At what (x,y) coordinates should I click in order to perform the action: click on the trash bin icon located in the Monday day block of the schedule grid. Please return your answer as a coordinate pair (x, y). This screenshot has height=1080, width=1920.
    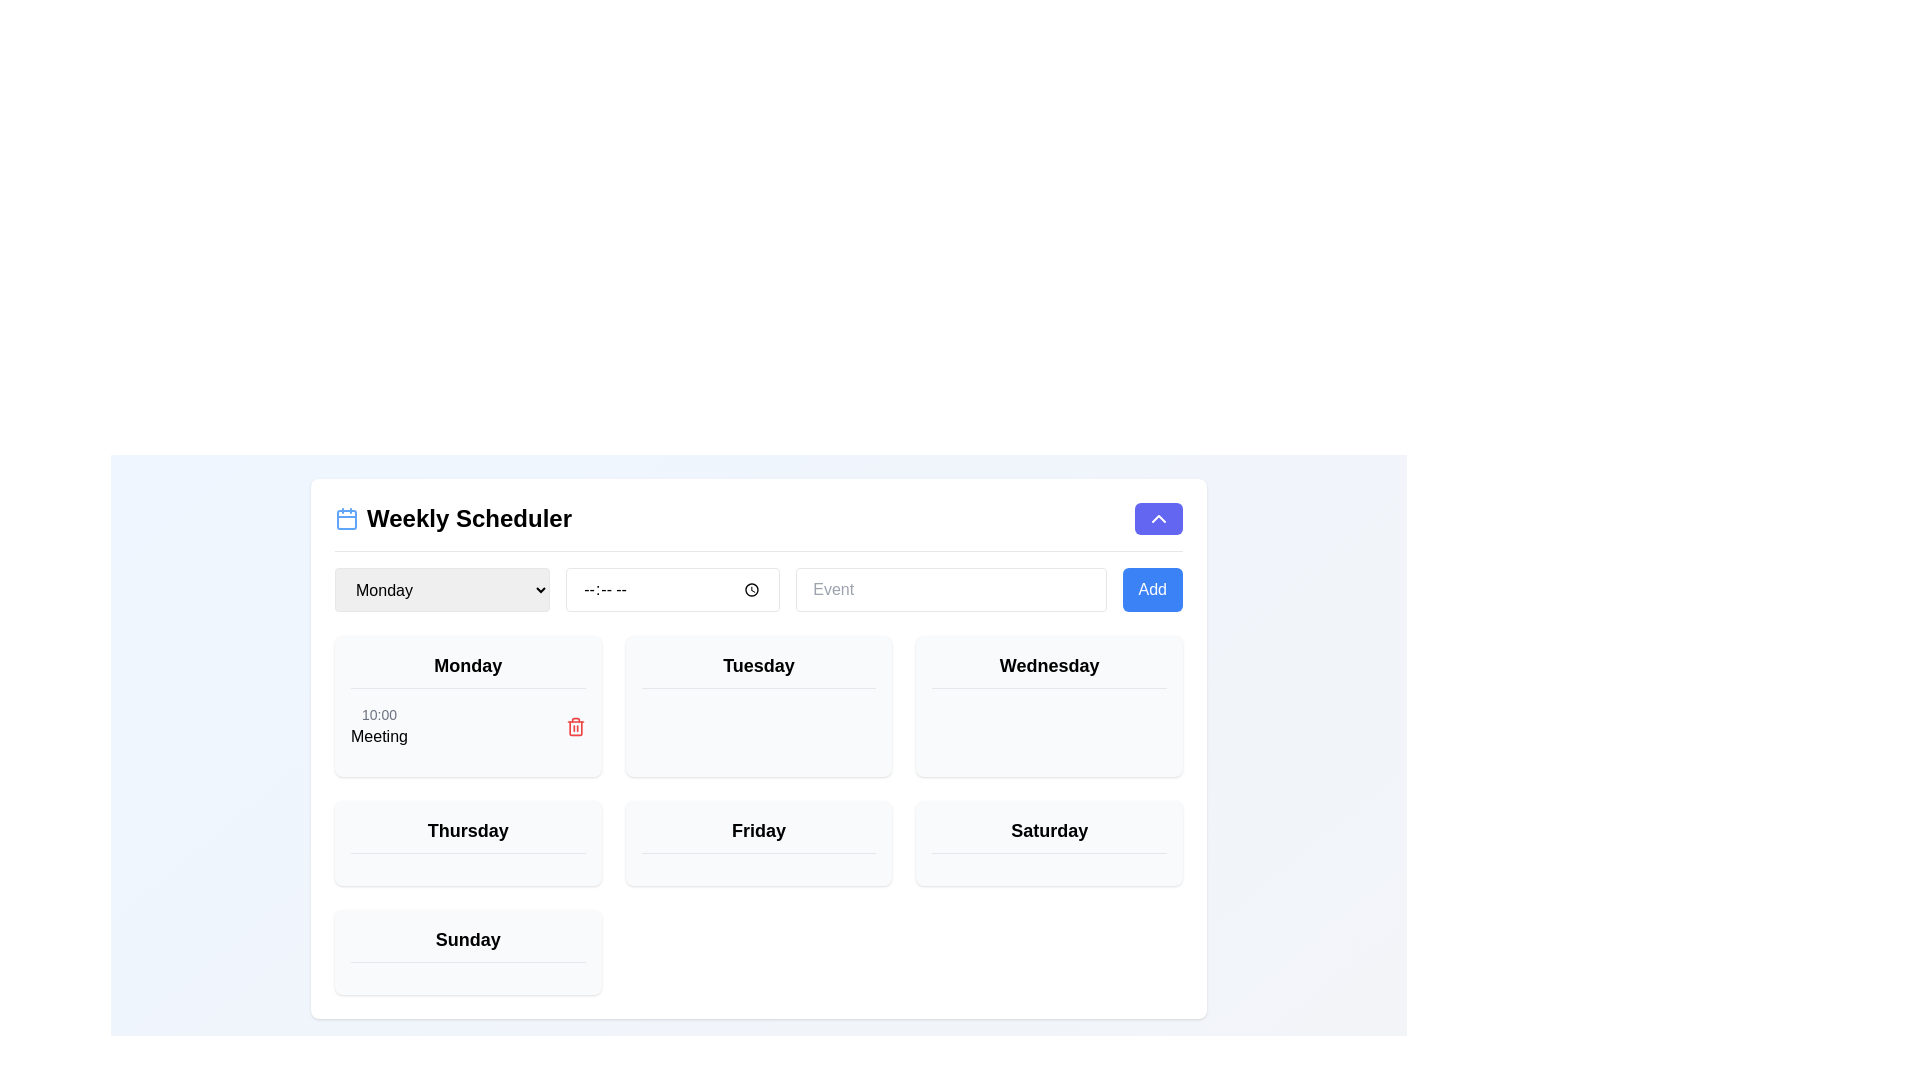
    Looking at the image, I should click on (574, 728).